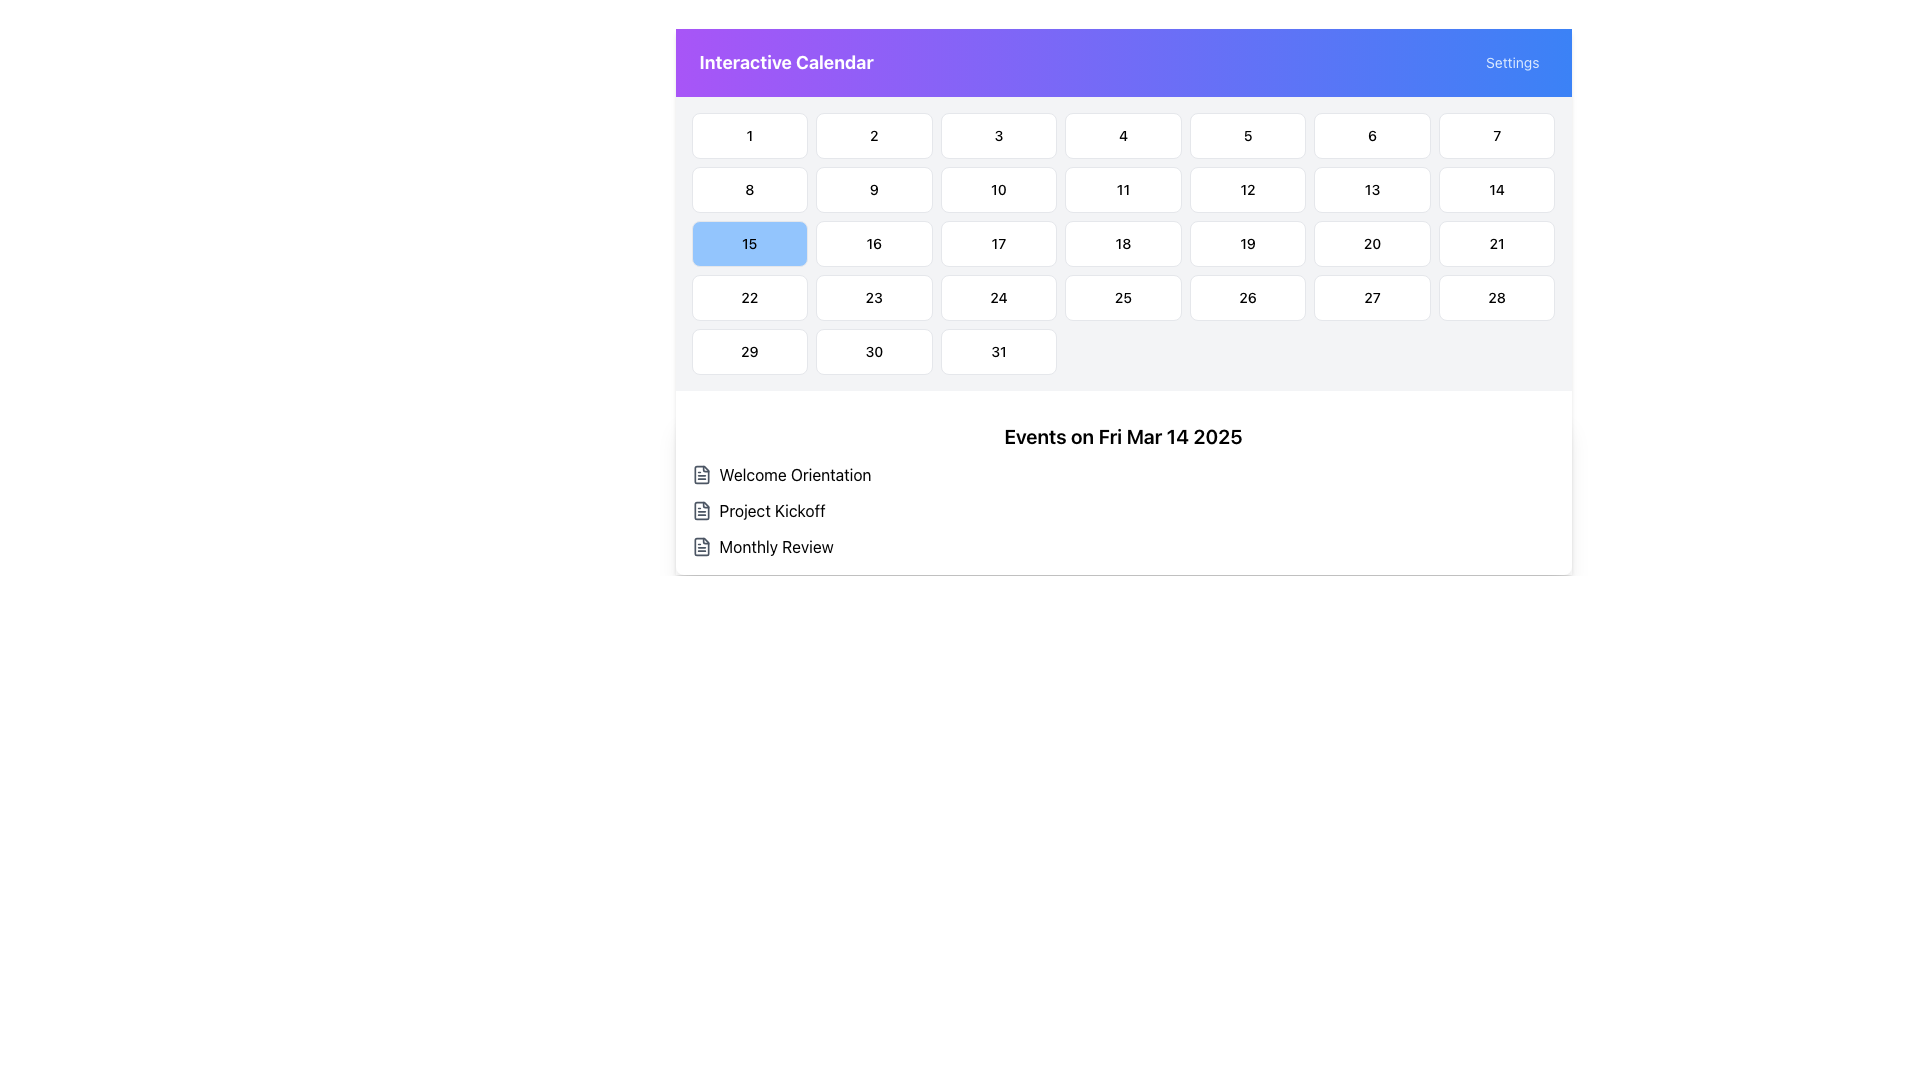 The height and width of the screenshot is (1080, 1920). I want to click on the text label indicating a specific date in the first row and third column of the calendar interface, so click(998, 135).